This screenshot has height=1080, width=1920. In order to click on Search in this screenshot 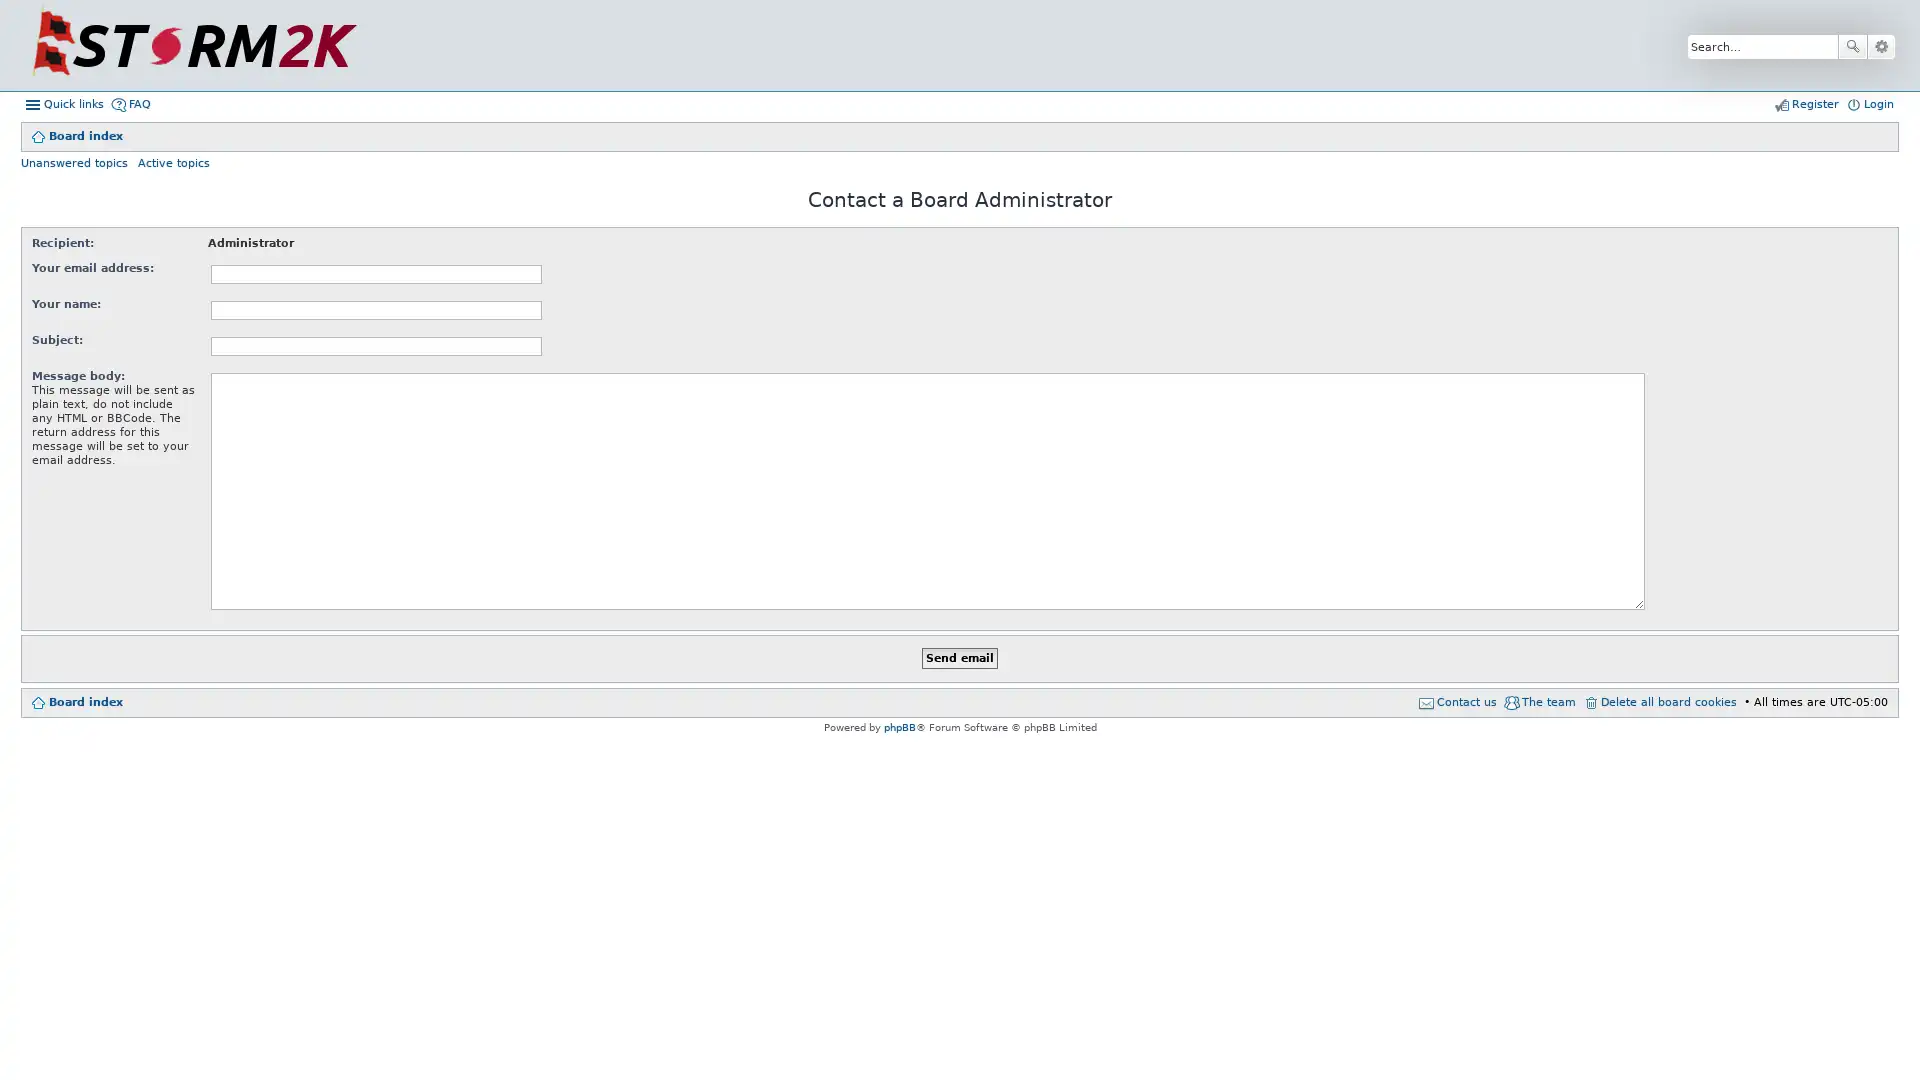, I will do `click(1851, 45)`.